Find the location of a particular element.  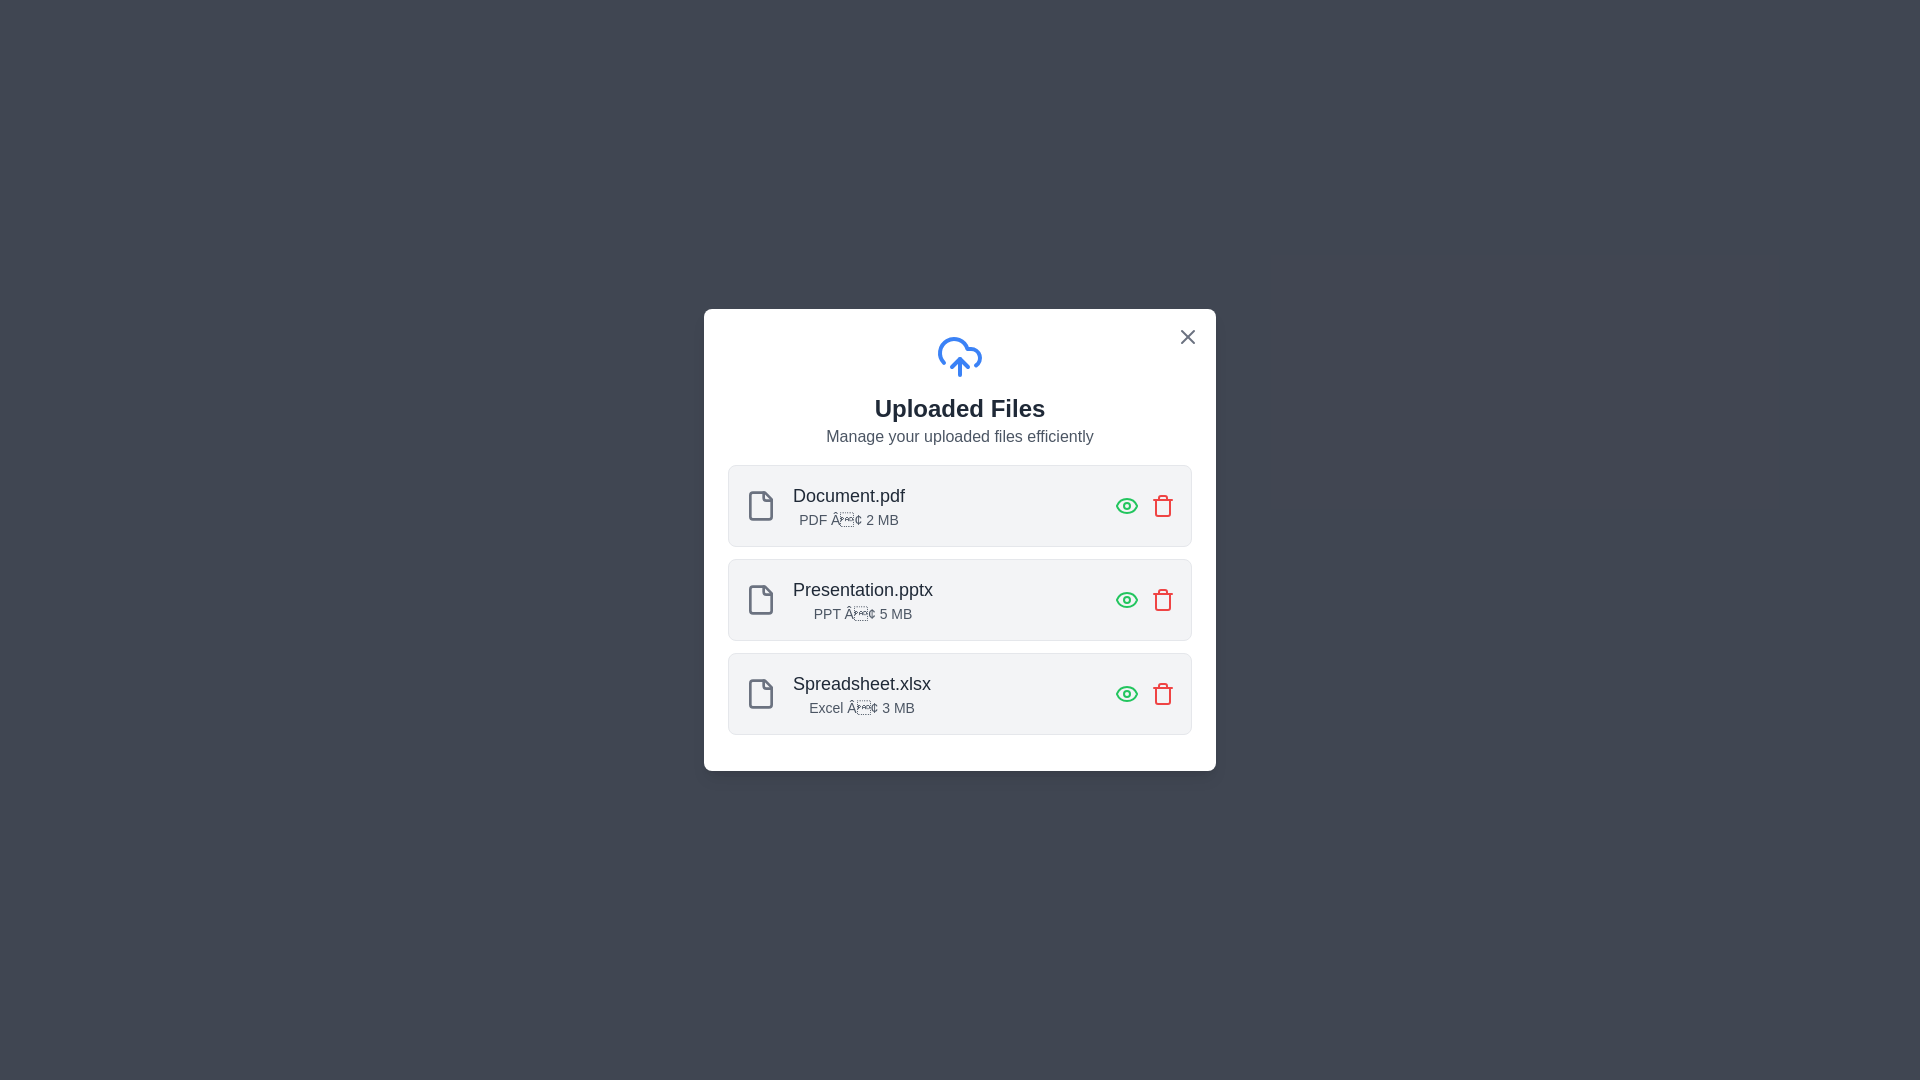

the text label displaying the name, type, and size of the uploaded file, which is located in the second row of the uploaded files list, between the 'Document.pdf' and 'Spreadsheet.xlsx' rows is located at coordinates (863, 599).